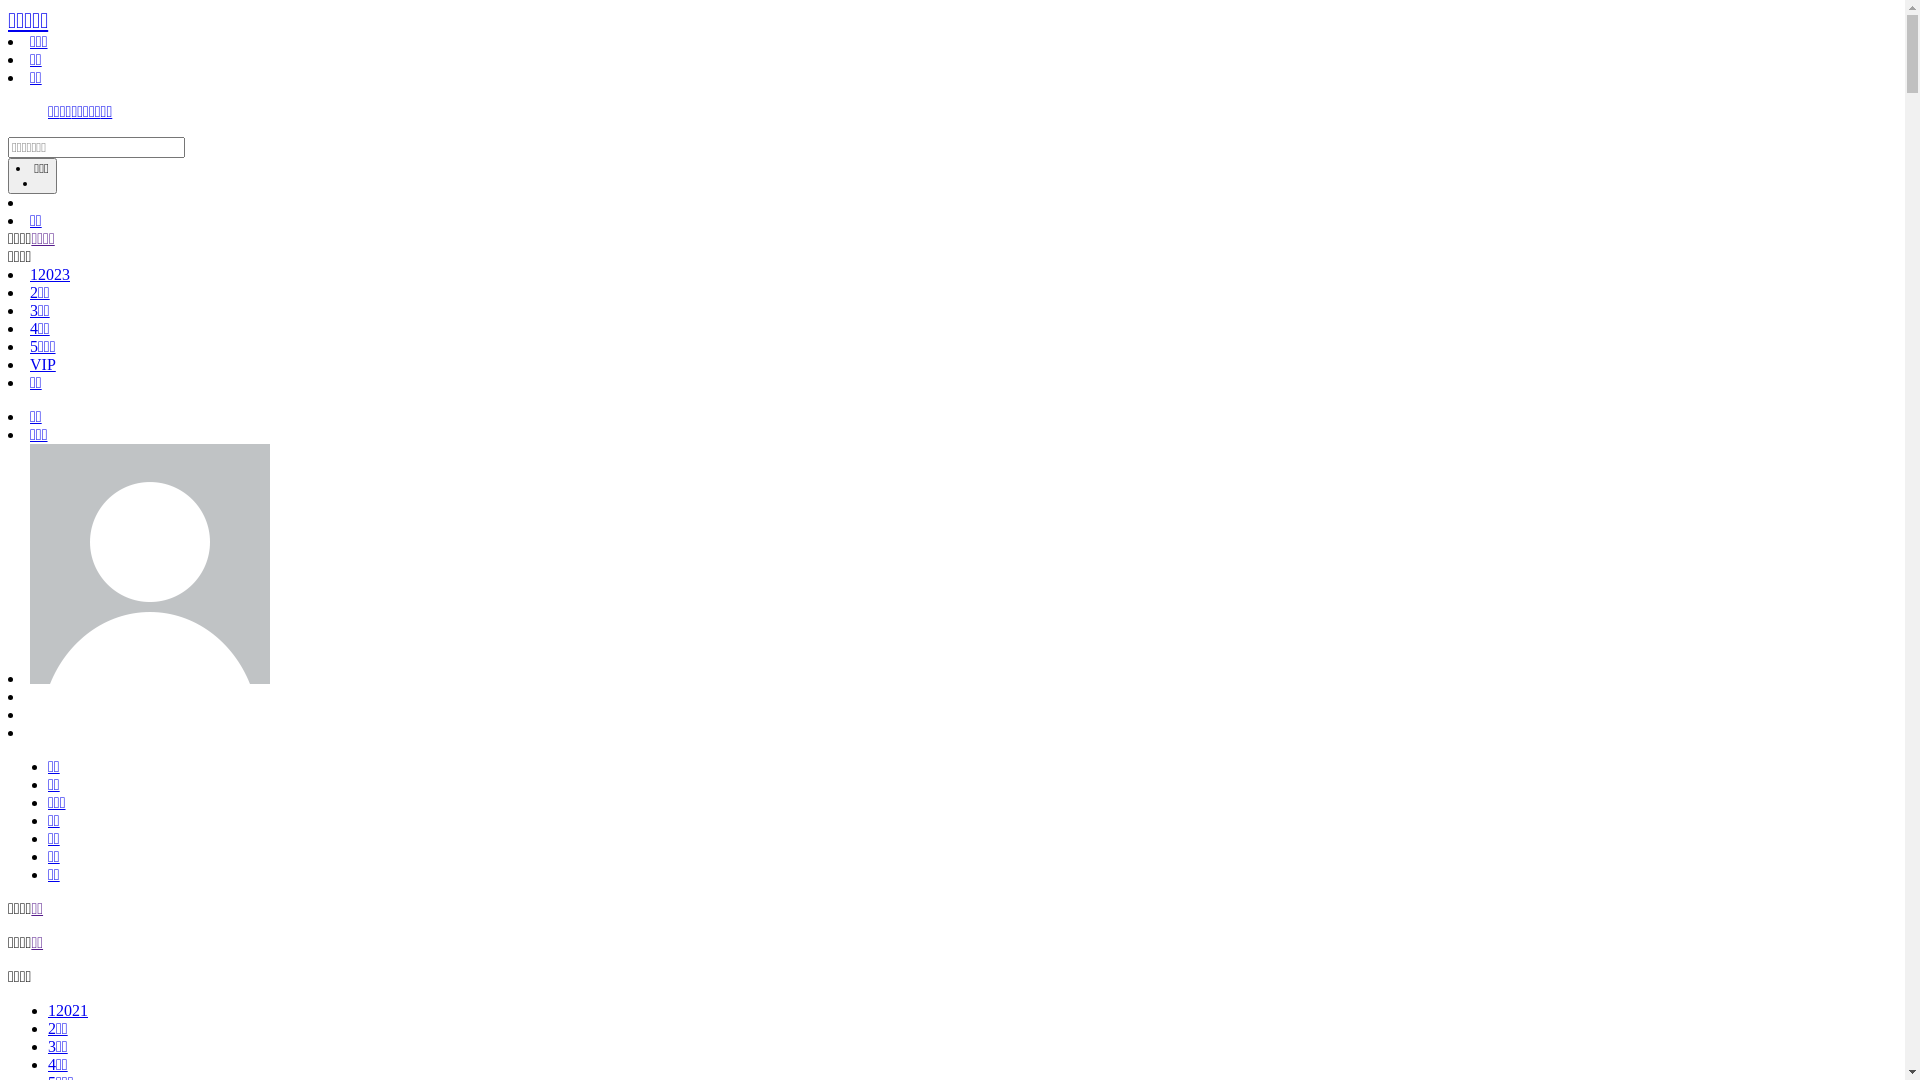 The height and width of the screenshot is (1080, 1920). Describe the element at coordinates (43, 364) in the screenshot. I see `'VIP'` at that location.